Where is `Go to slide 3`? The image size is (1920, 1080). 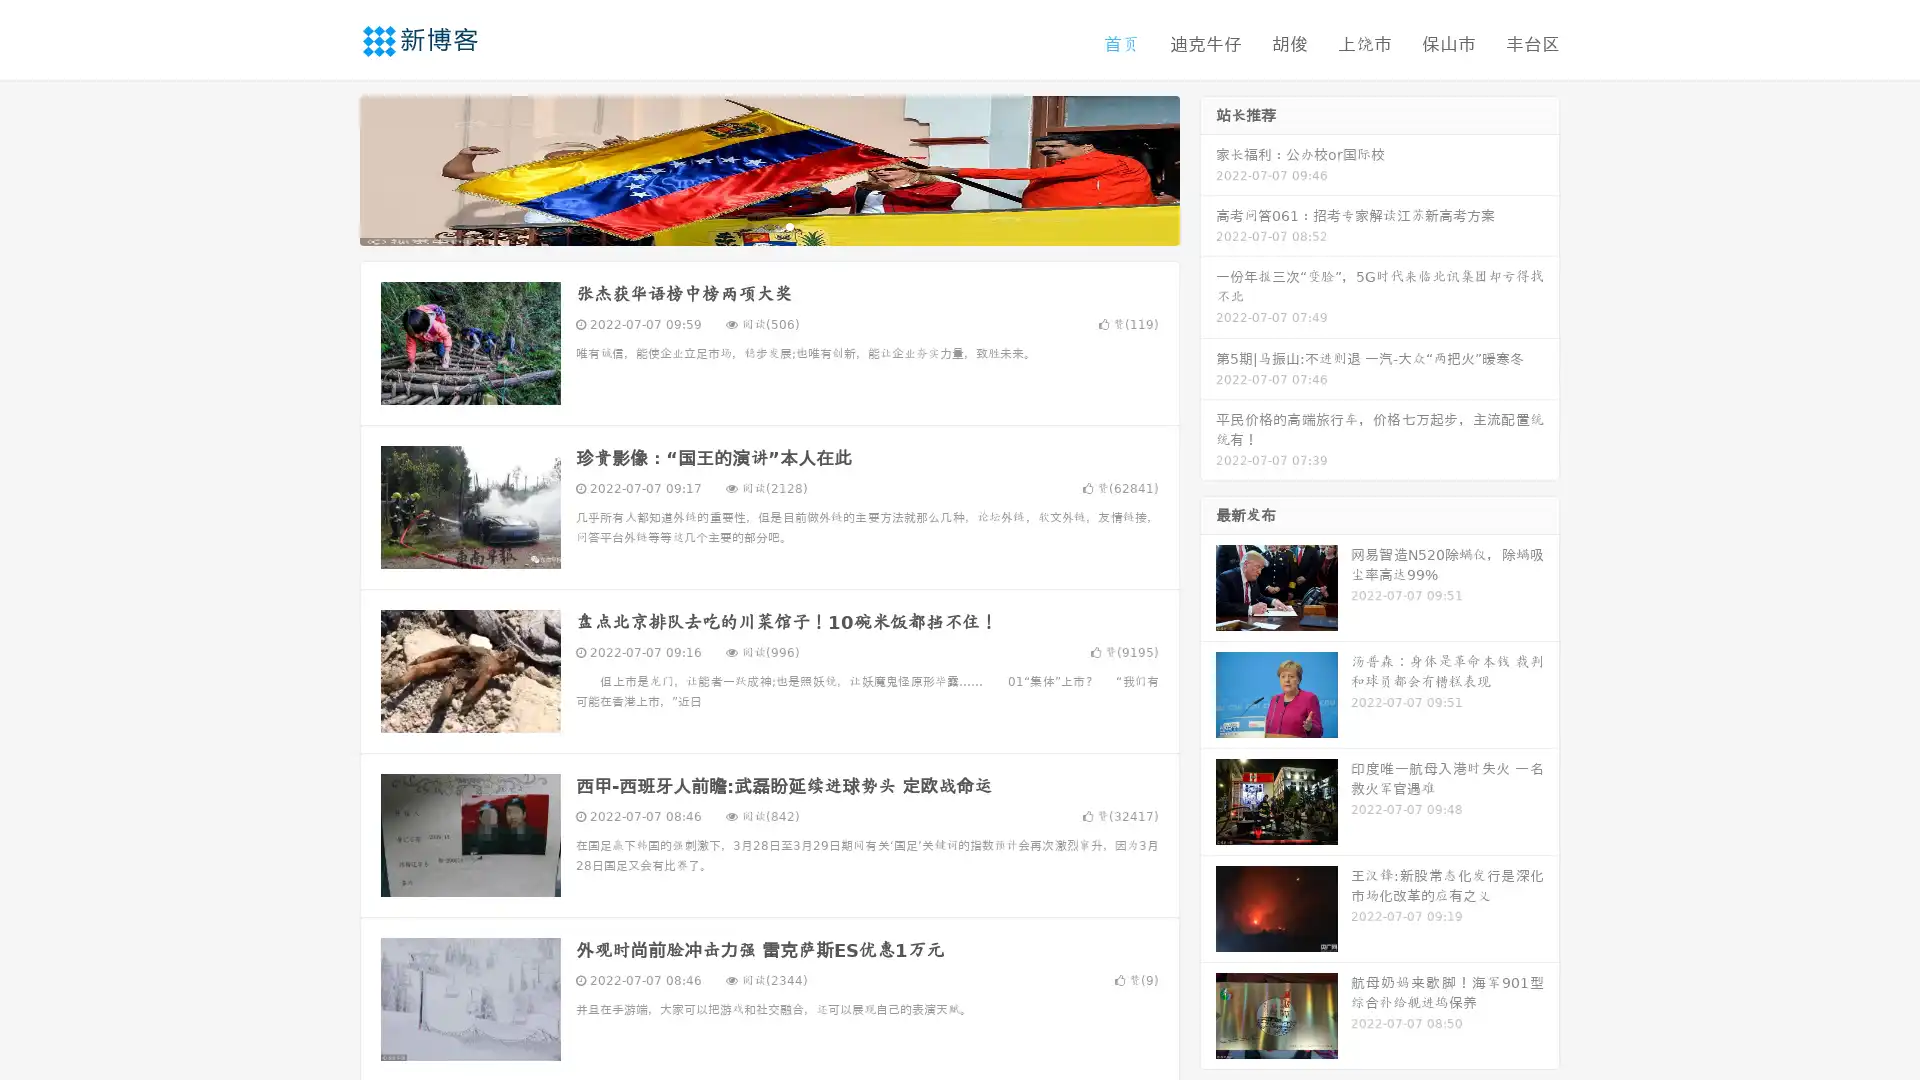 Go to slide 3 is located at coordinates (789, 225).